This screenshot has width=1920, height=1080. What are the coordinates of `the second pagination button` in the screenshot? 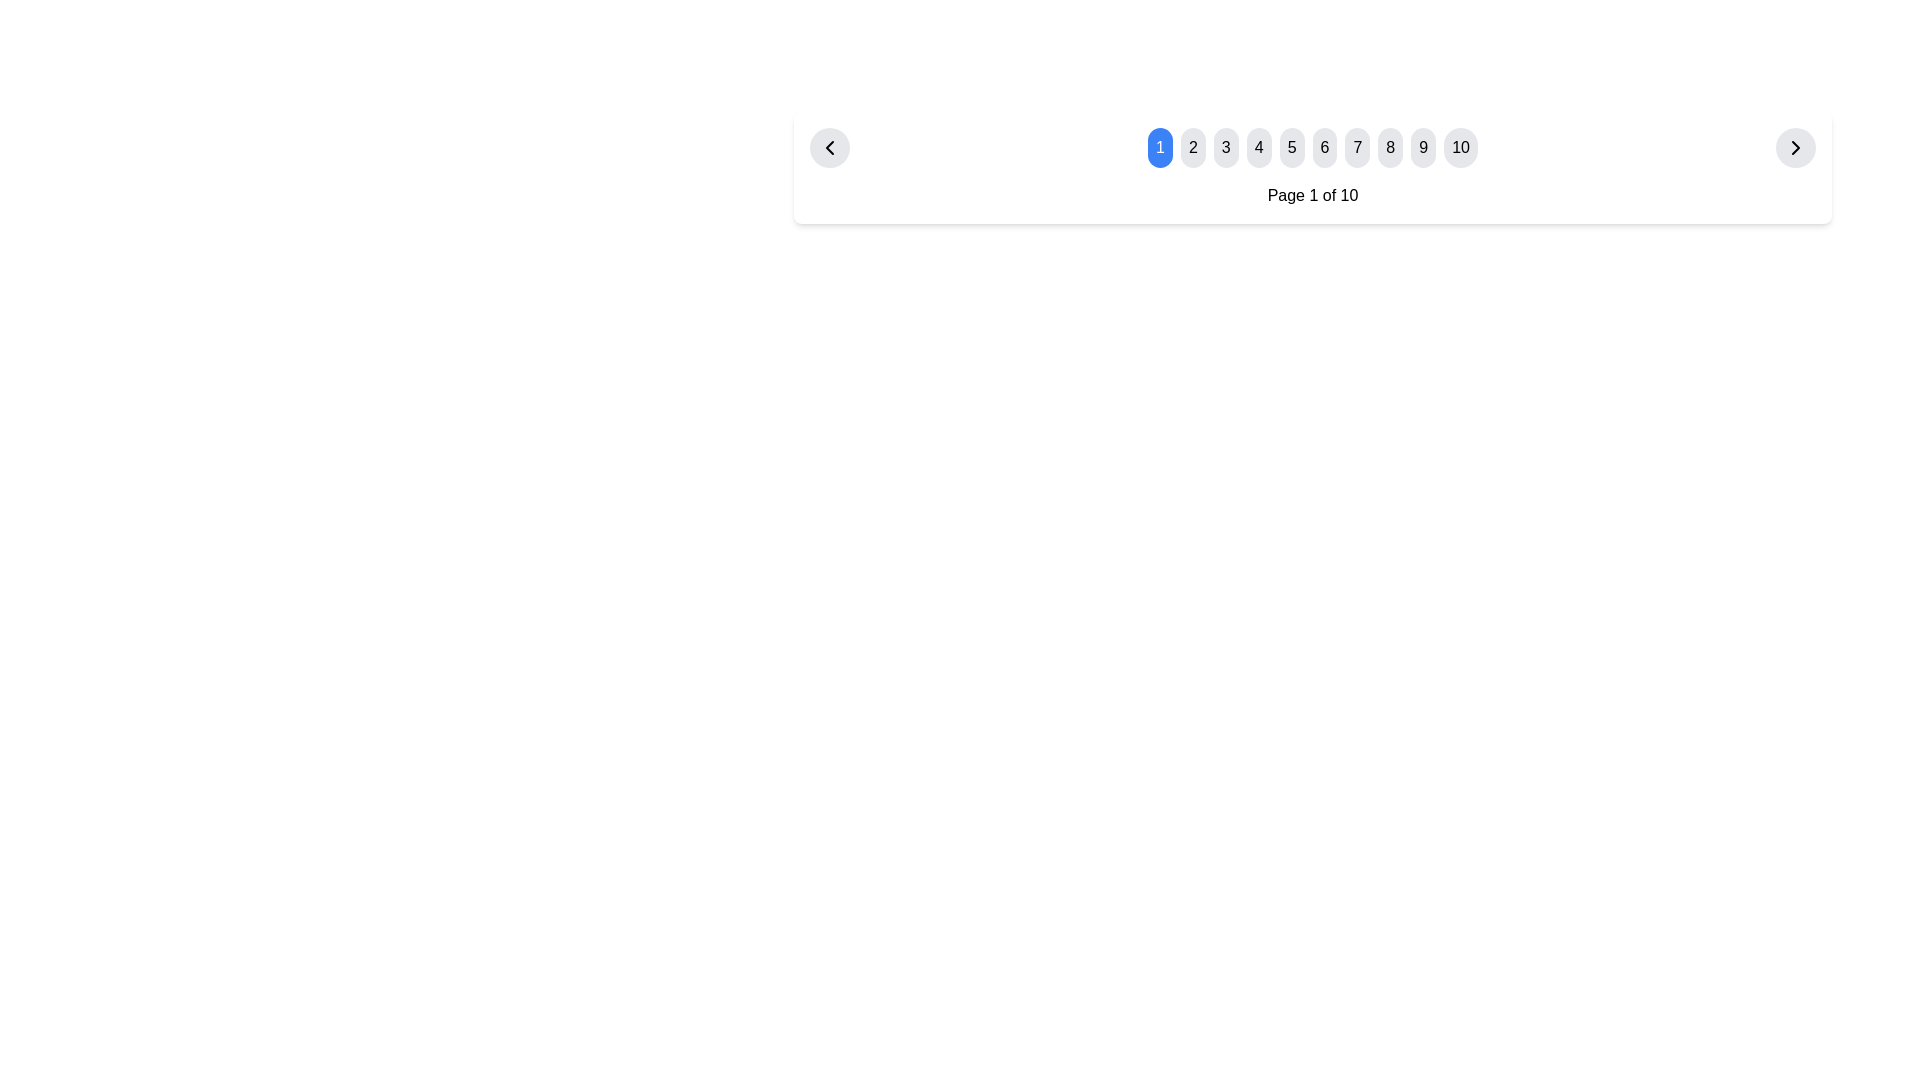 It's located at (1193, 146).